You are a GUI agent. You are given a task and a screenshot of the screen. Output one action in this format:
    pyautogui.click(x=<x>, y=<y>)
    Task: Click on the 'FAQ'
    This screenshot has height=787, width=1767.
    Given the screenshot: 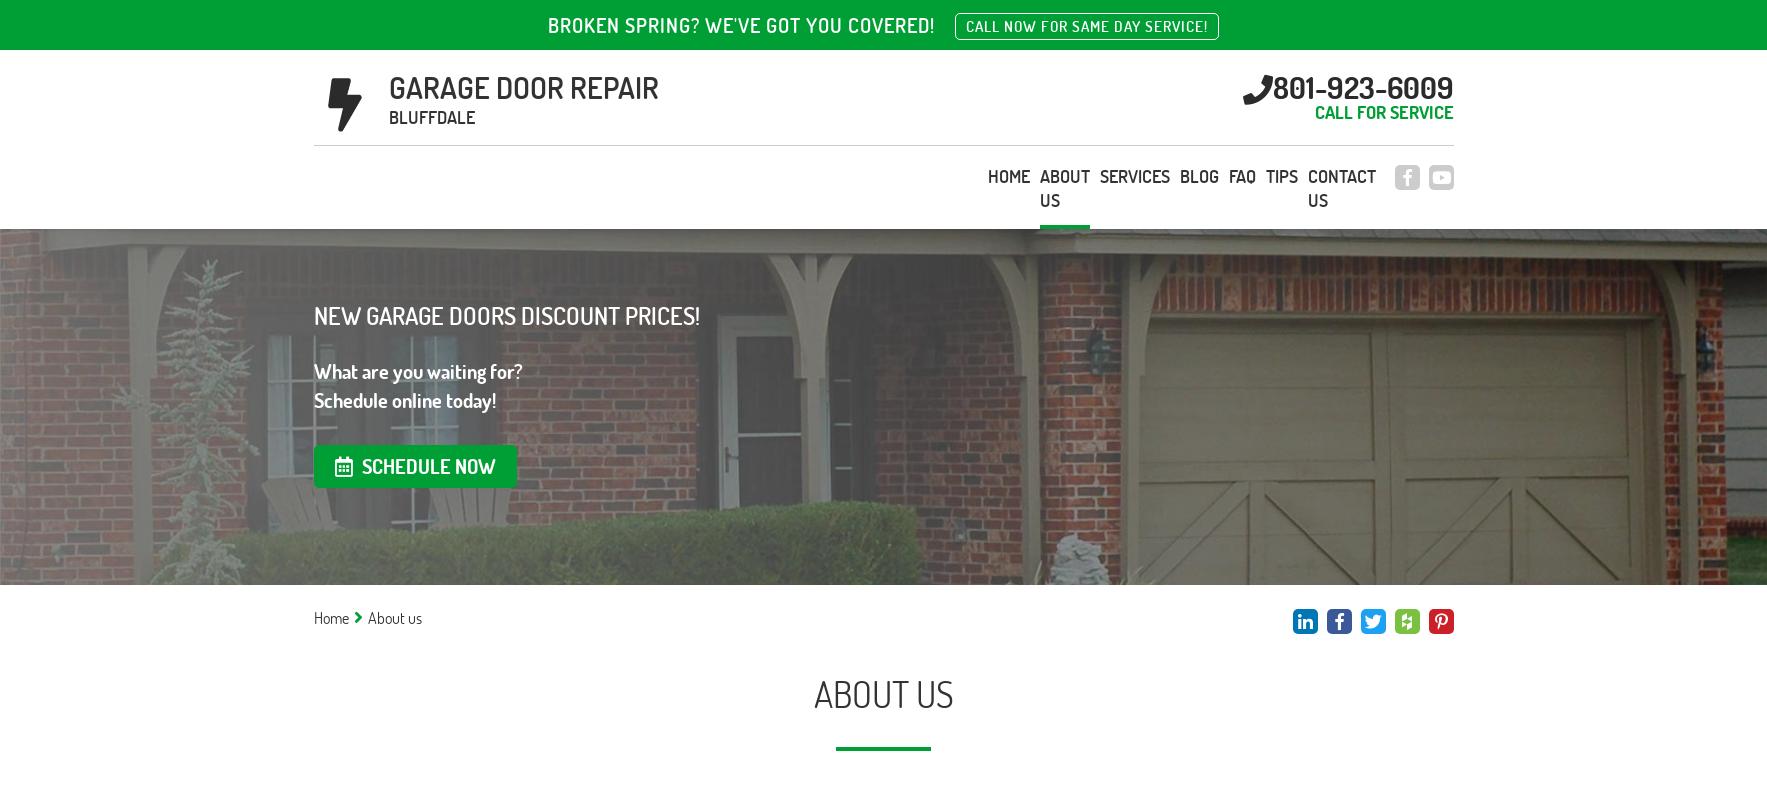 What is the action you would take?
    pyautogui.click(x=935, y=175)
    